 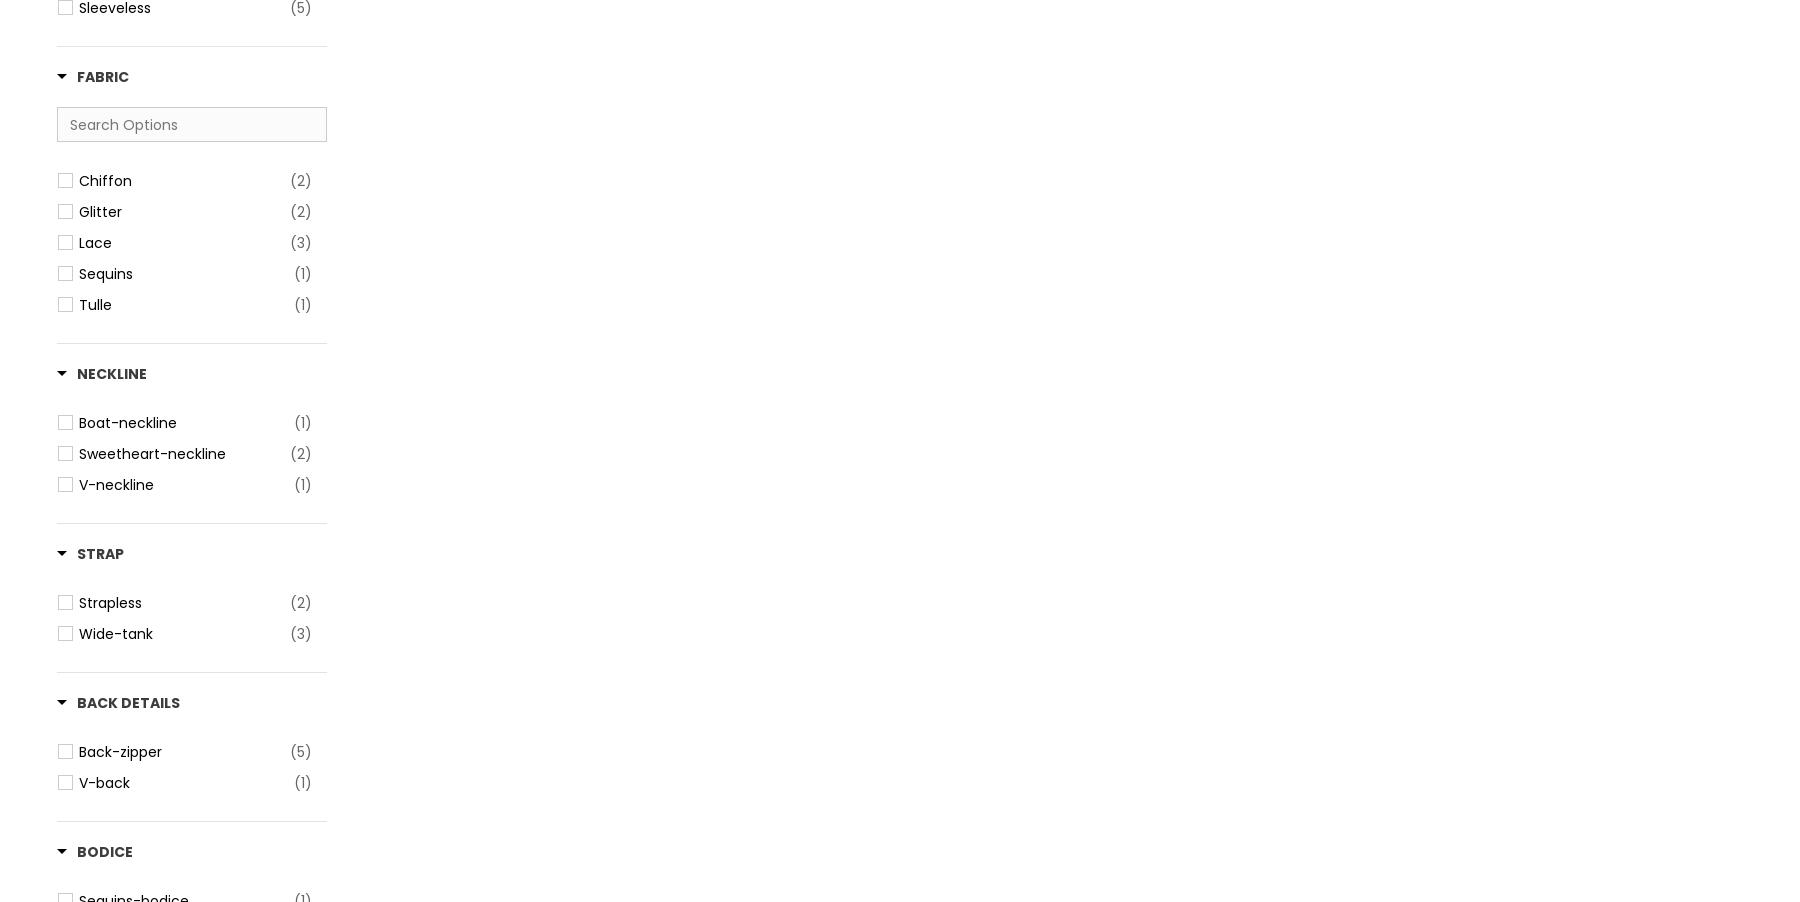 I want to click on 'Sweetheart-neckline', so click(x=152, y=452).